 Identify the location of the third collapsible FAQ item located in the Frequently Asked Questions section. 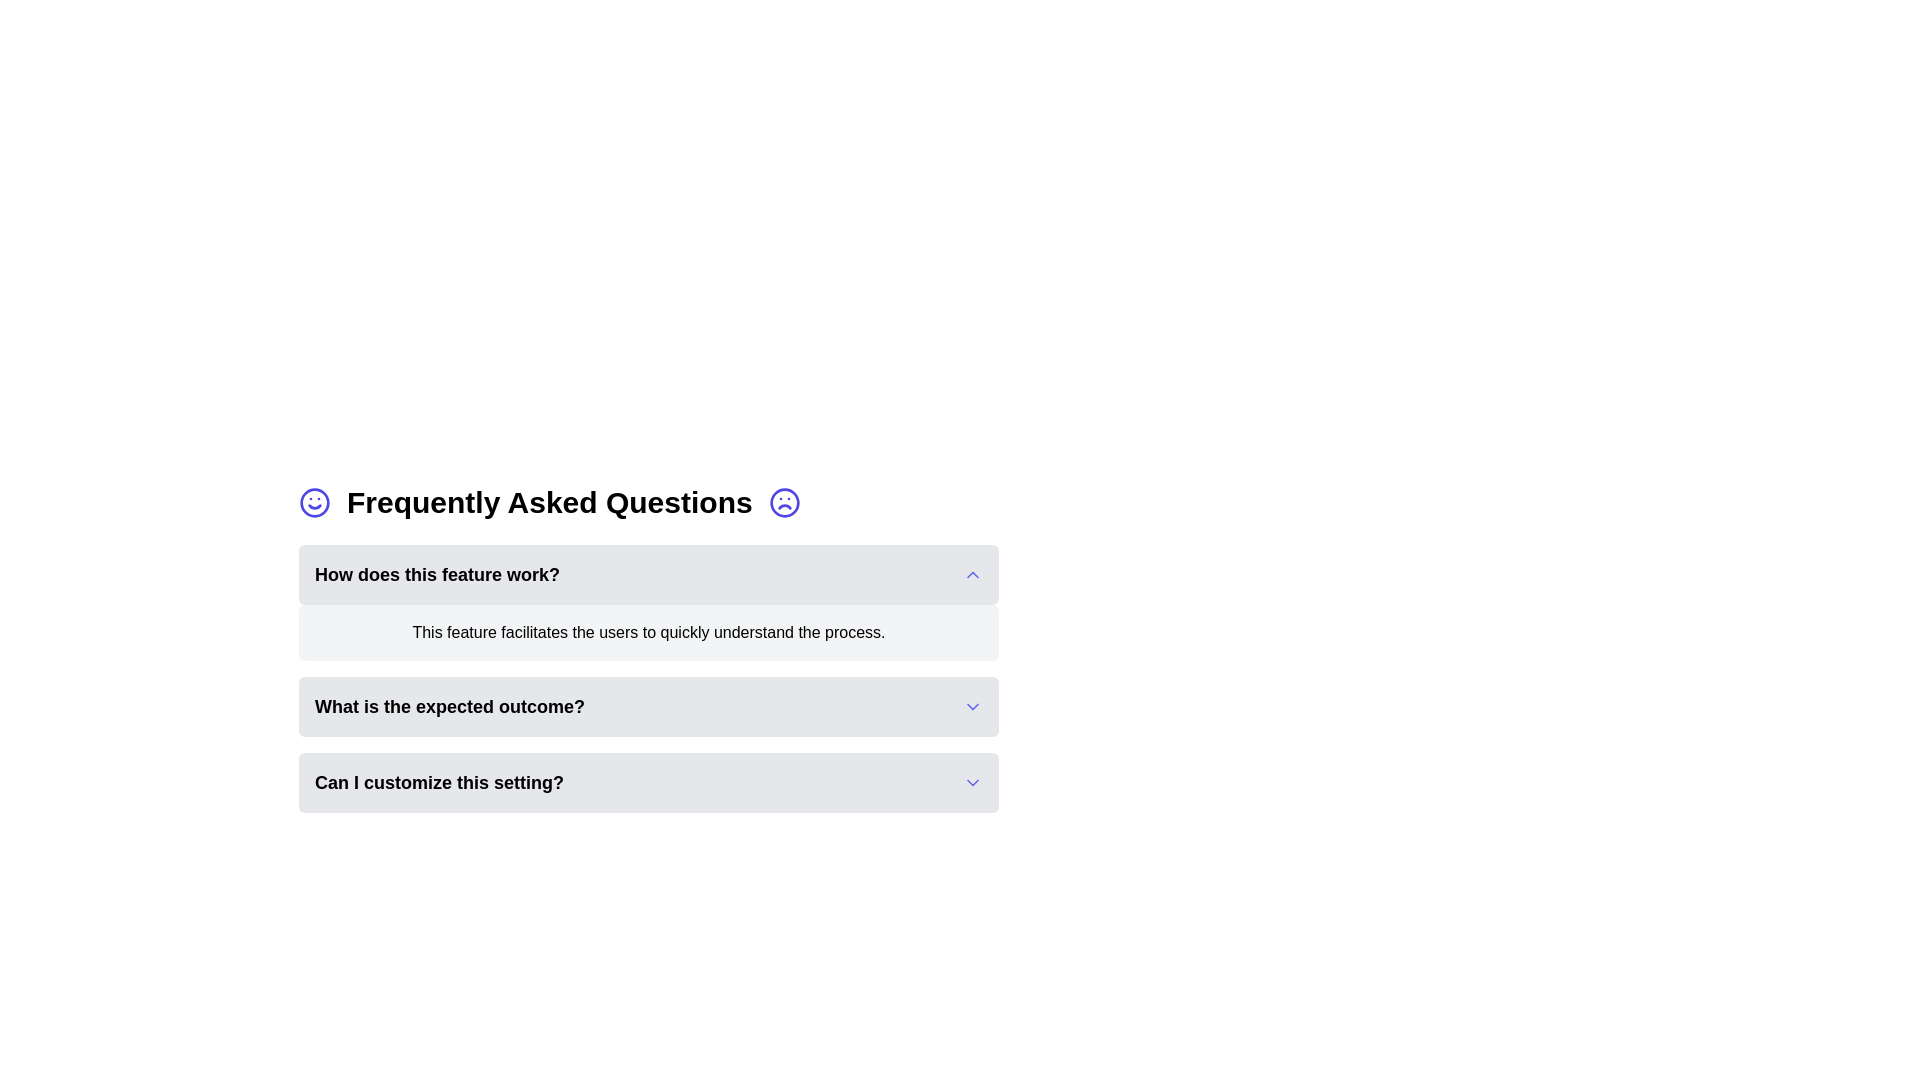
(648, 705).